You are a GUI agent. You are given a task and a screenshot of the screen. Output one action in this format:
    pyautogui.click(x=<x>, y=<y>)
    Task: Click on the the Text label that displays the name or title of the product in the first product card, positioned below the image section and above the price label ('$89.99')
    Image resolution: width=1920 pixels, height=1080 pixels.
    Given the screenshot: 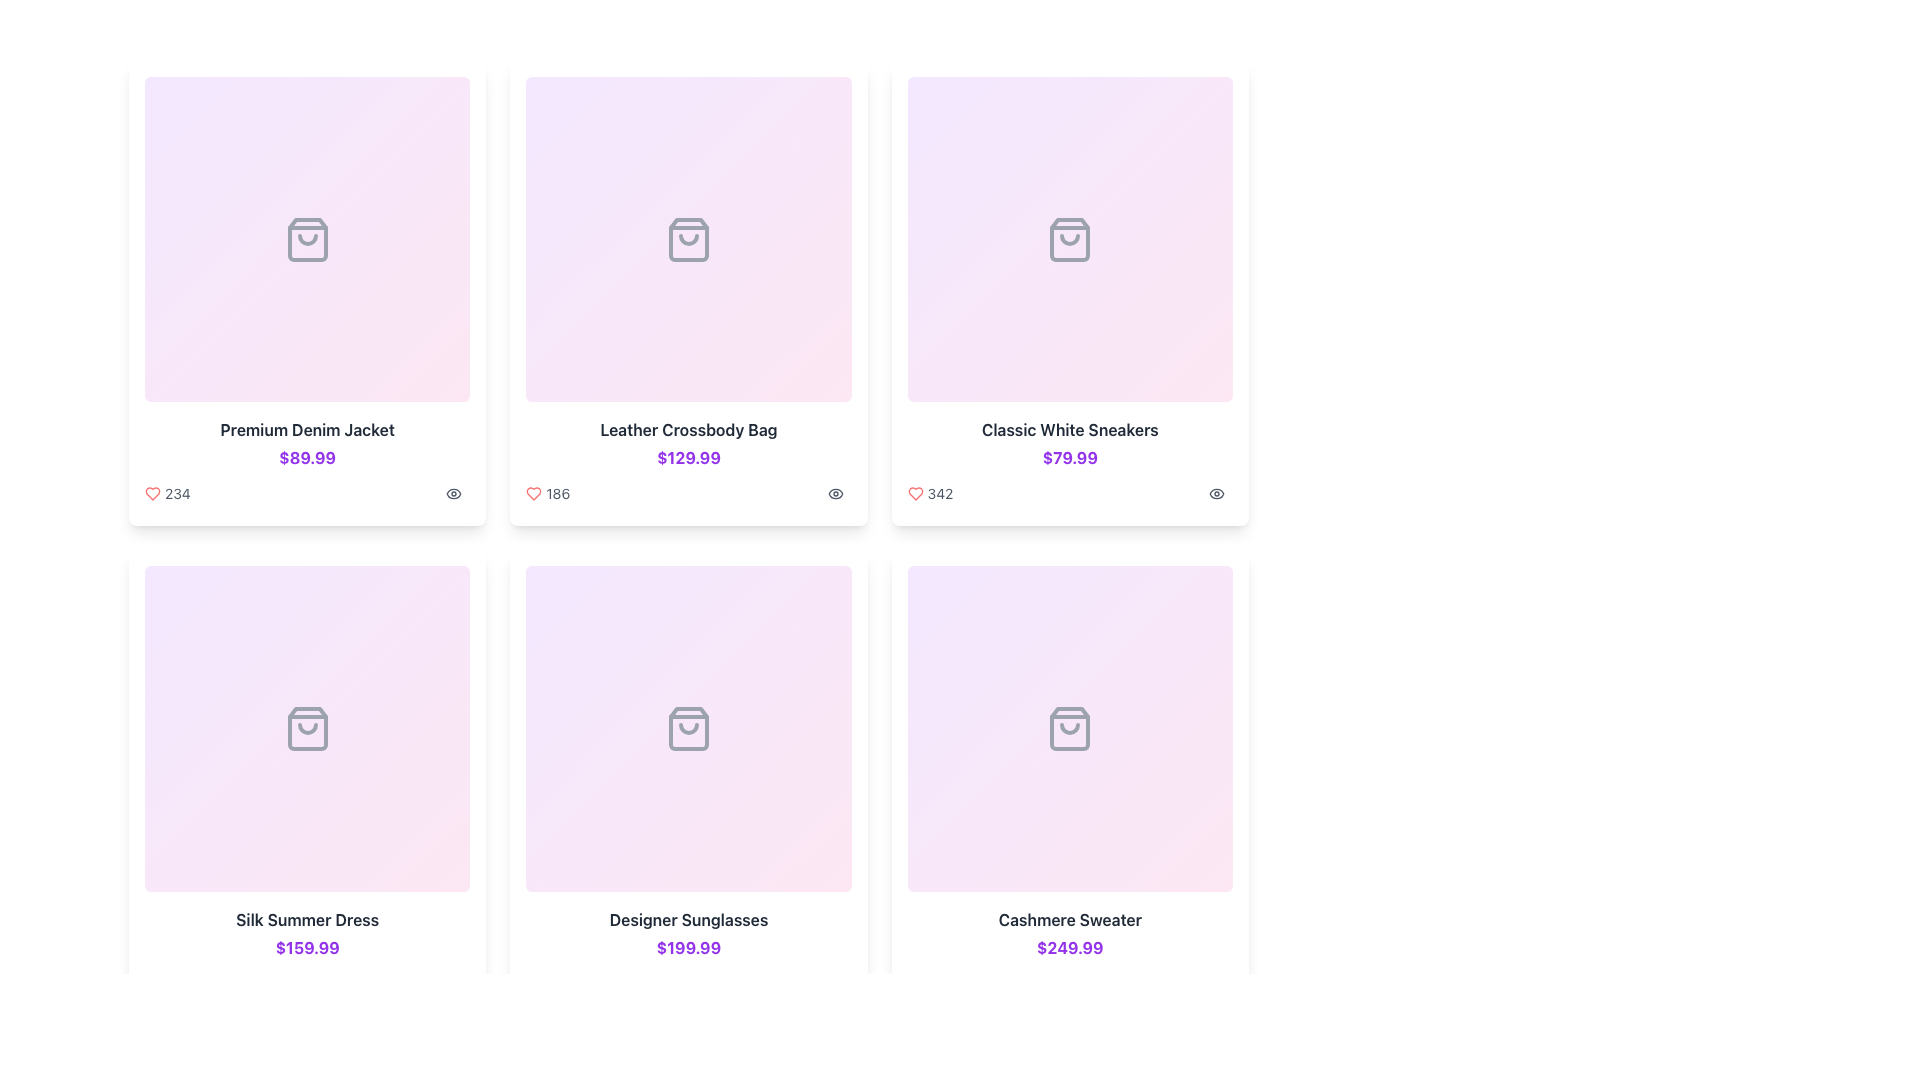 What is the action you would take?
    pyautogui.click(x=306, y=429)
    